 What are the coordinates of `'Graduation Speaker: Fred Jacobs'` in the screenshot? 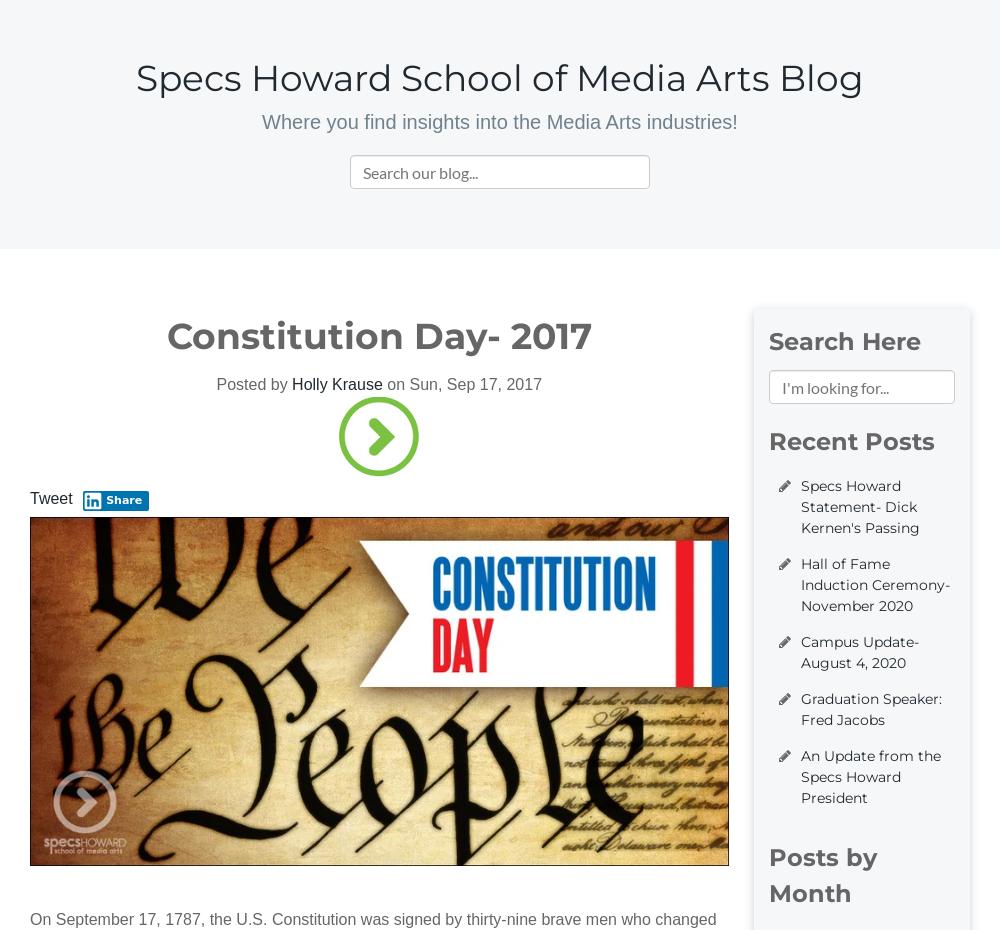 It's located at (870, 709).